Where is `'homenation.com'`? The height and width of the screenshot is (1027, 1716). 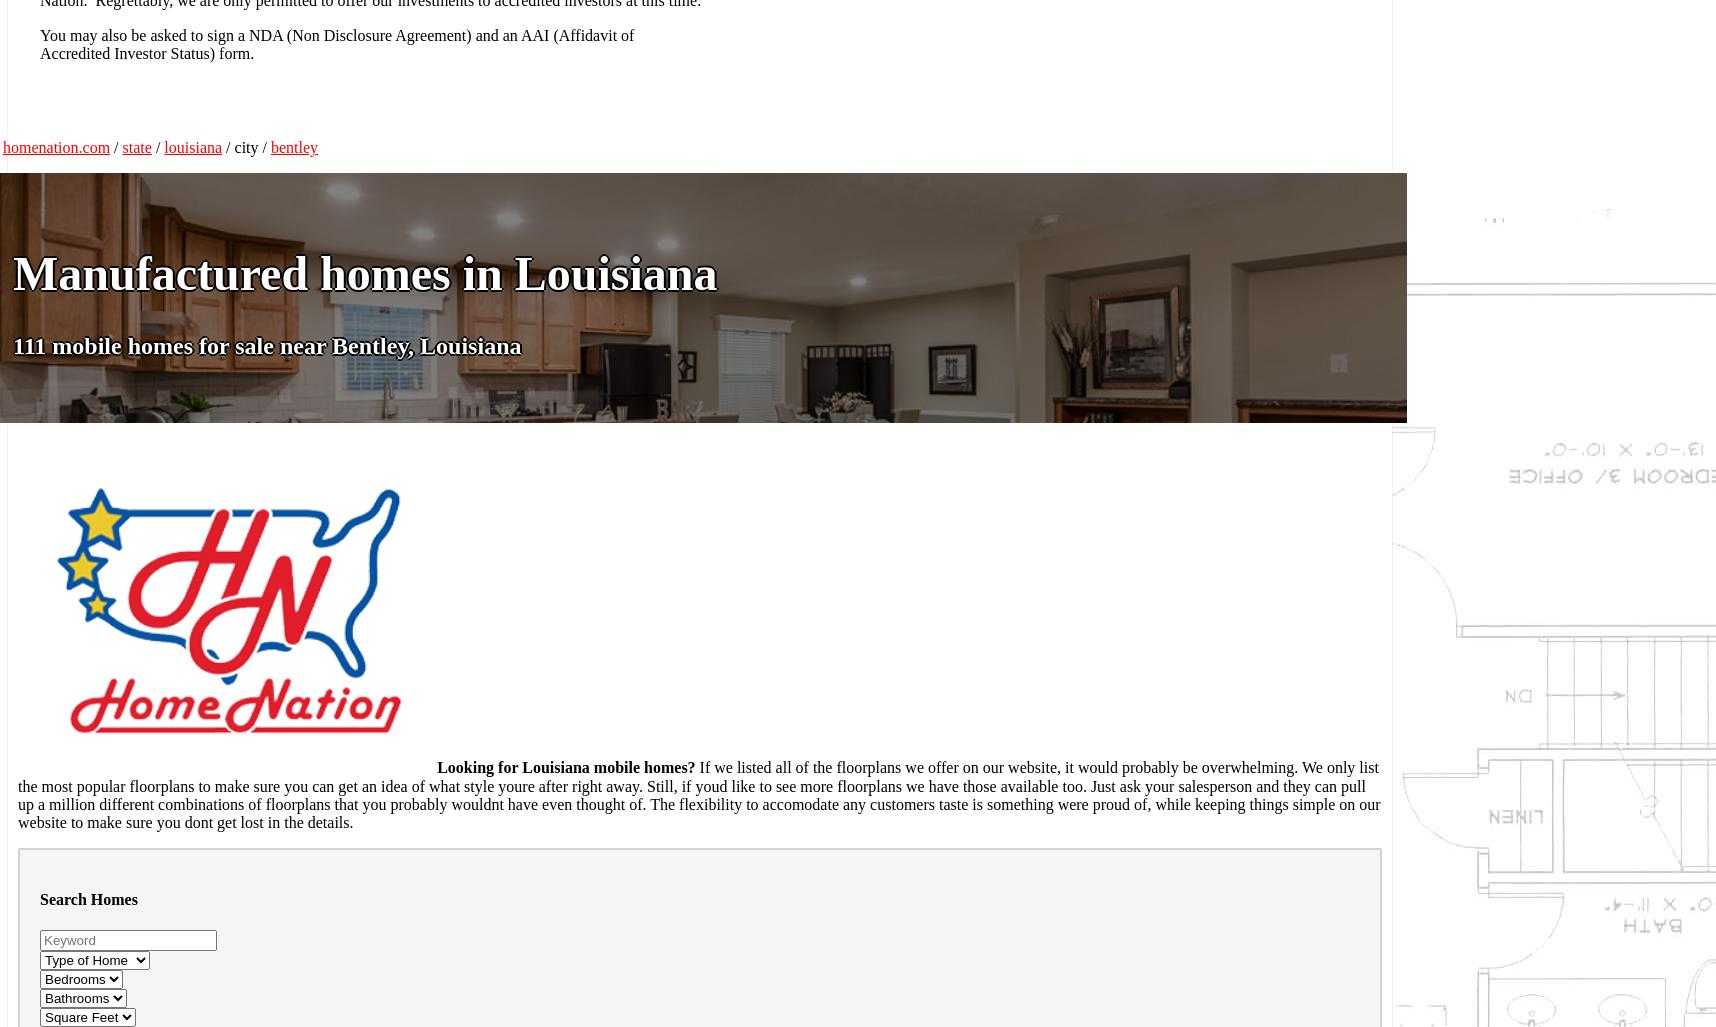 'homenation.com' is located at coordinates (55, 147).